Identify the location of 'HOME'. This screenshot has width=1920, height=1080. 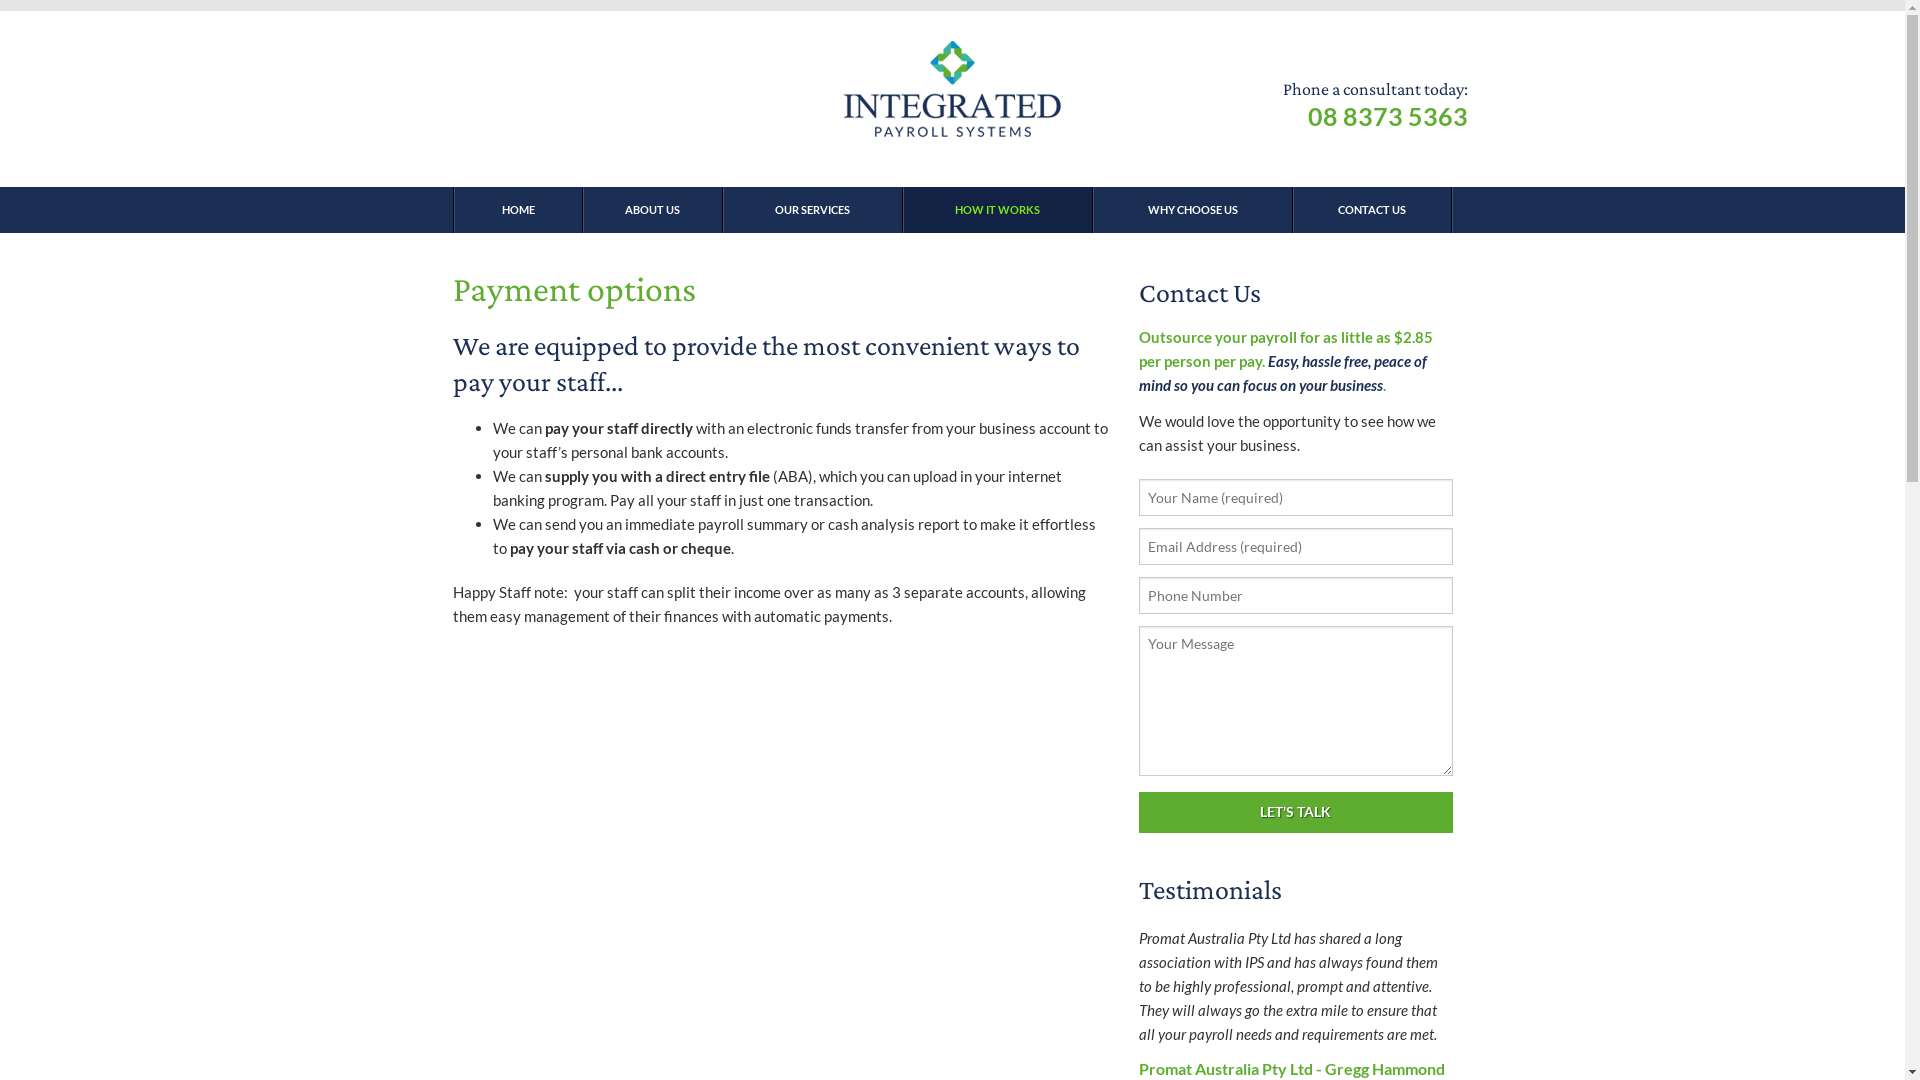
(517, 209).